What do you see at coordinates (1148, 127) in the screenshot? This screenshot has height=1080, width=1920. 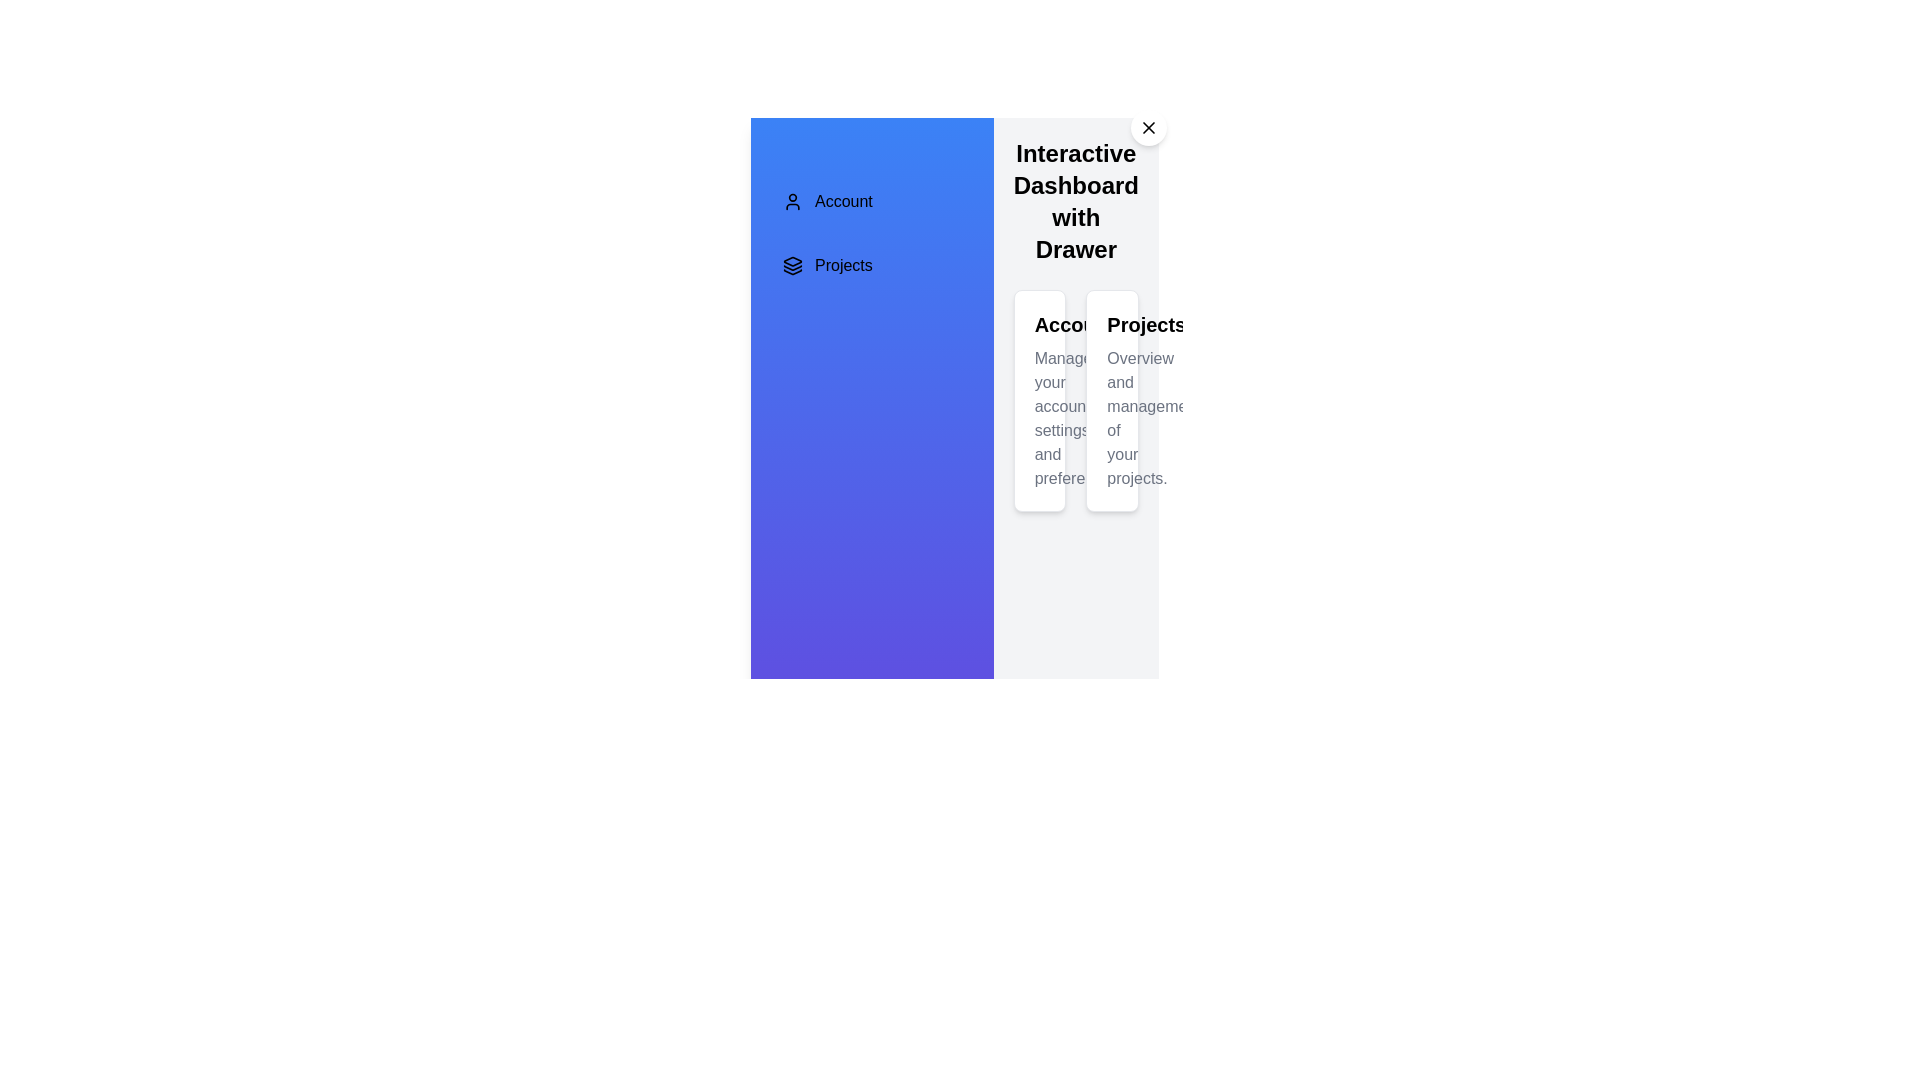 I see `toggle button in the top-right corner of the drawer to toggle its state` at bounding box center [1148, 127].